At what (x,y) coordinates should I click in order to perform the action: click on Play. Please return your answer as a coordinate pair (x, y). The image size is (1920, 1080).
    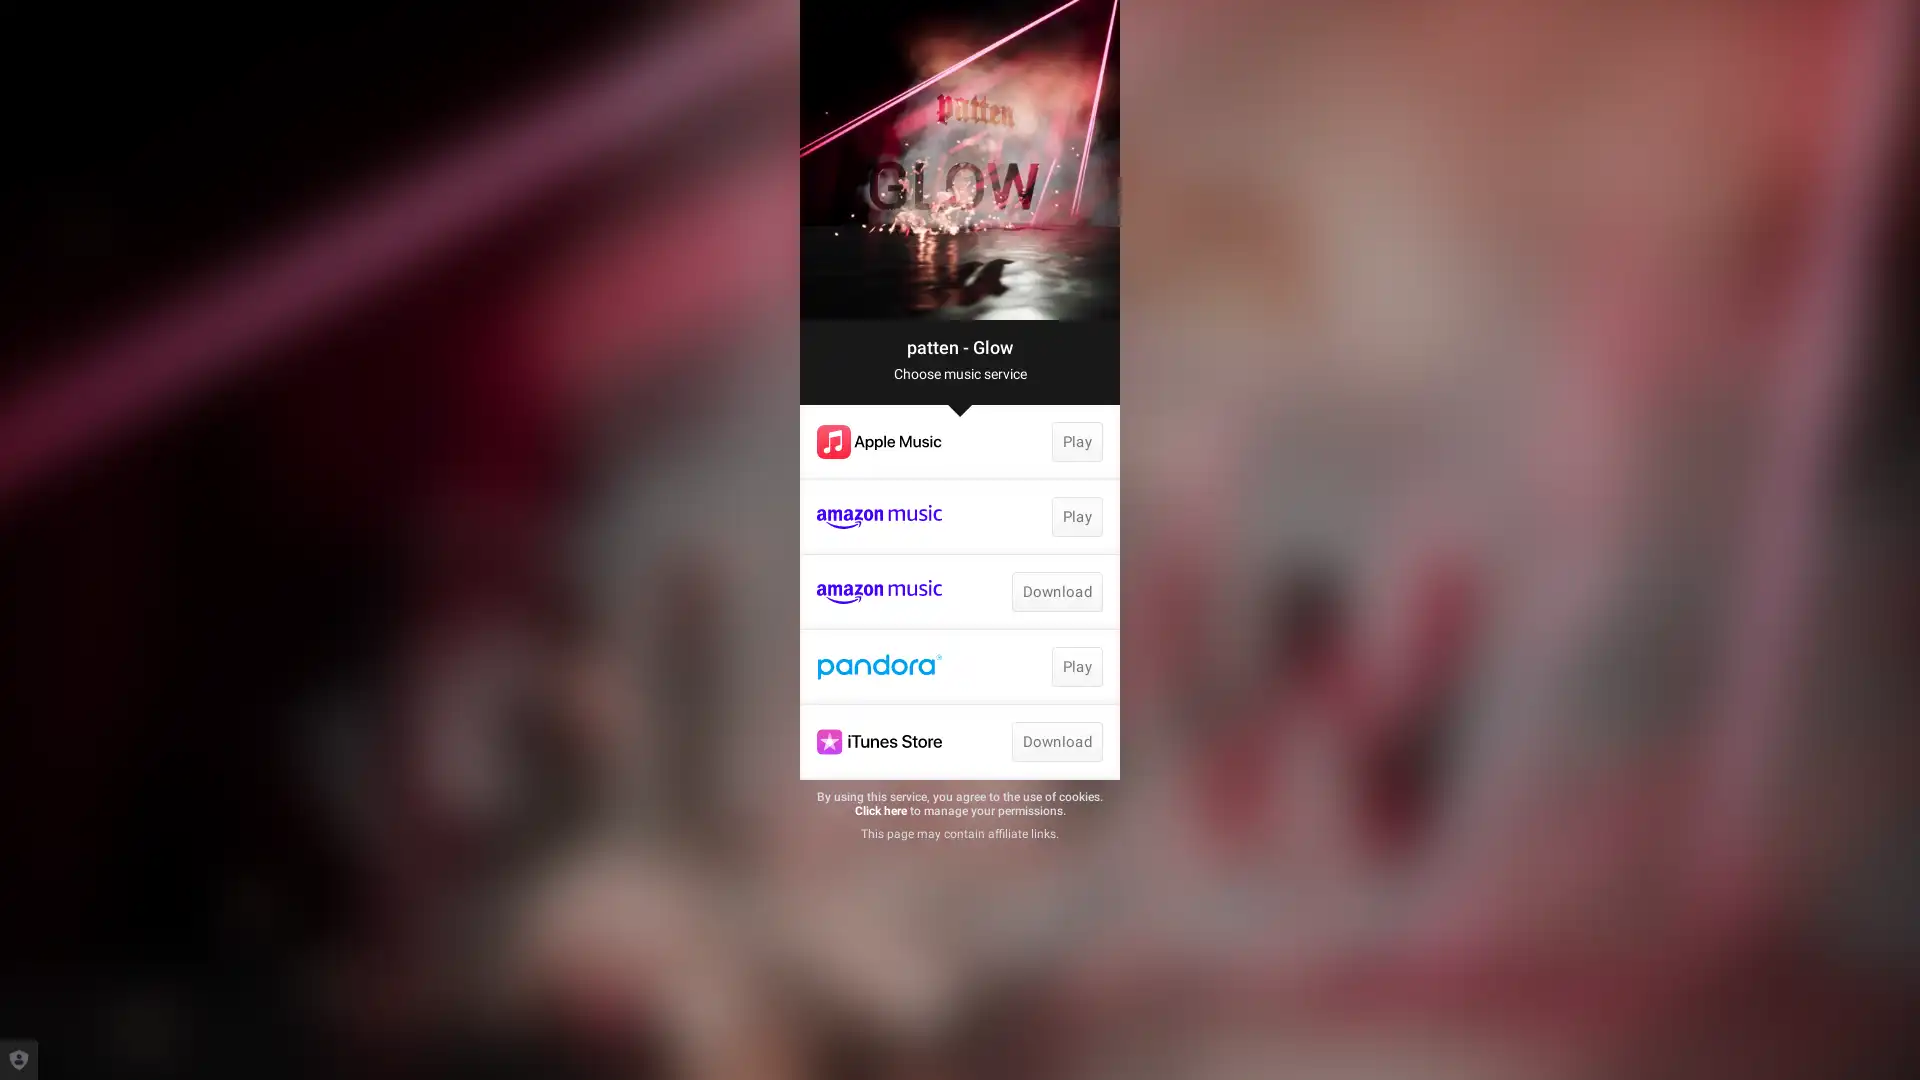
    Looking at the image, I should click on (1075, 441).